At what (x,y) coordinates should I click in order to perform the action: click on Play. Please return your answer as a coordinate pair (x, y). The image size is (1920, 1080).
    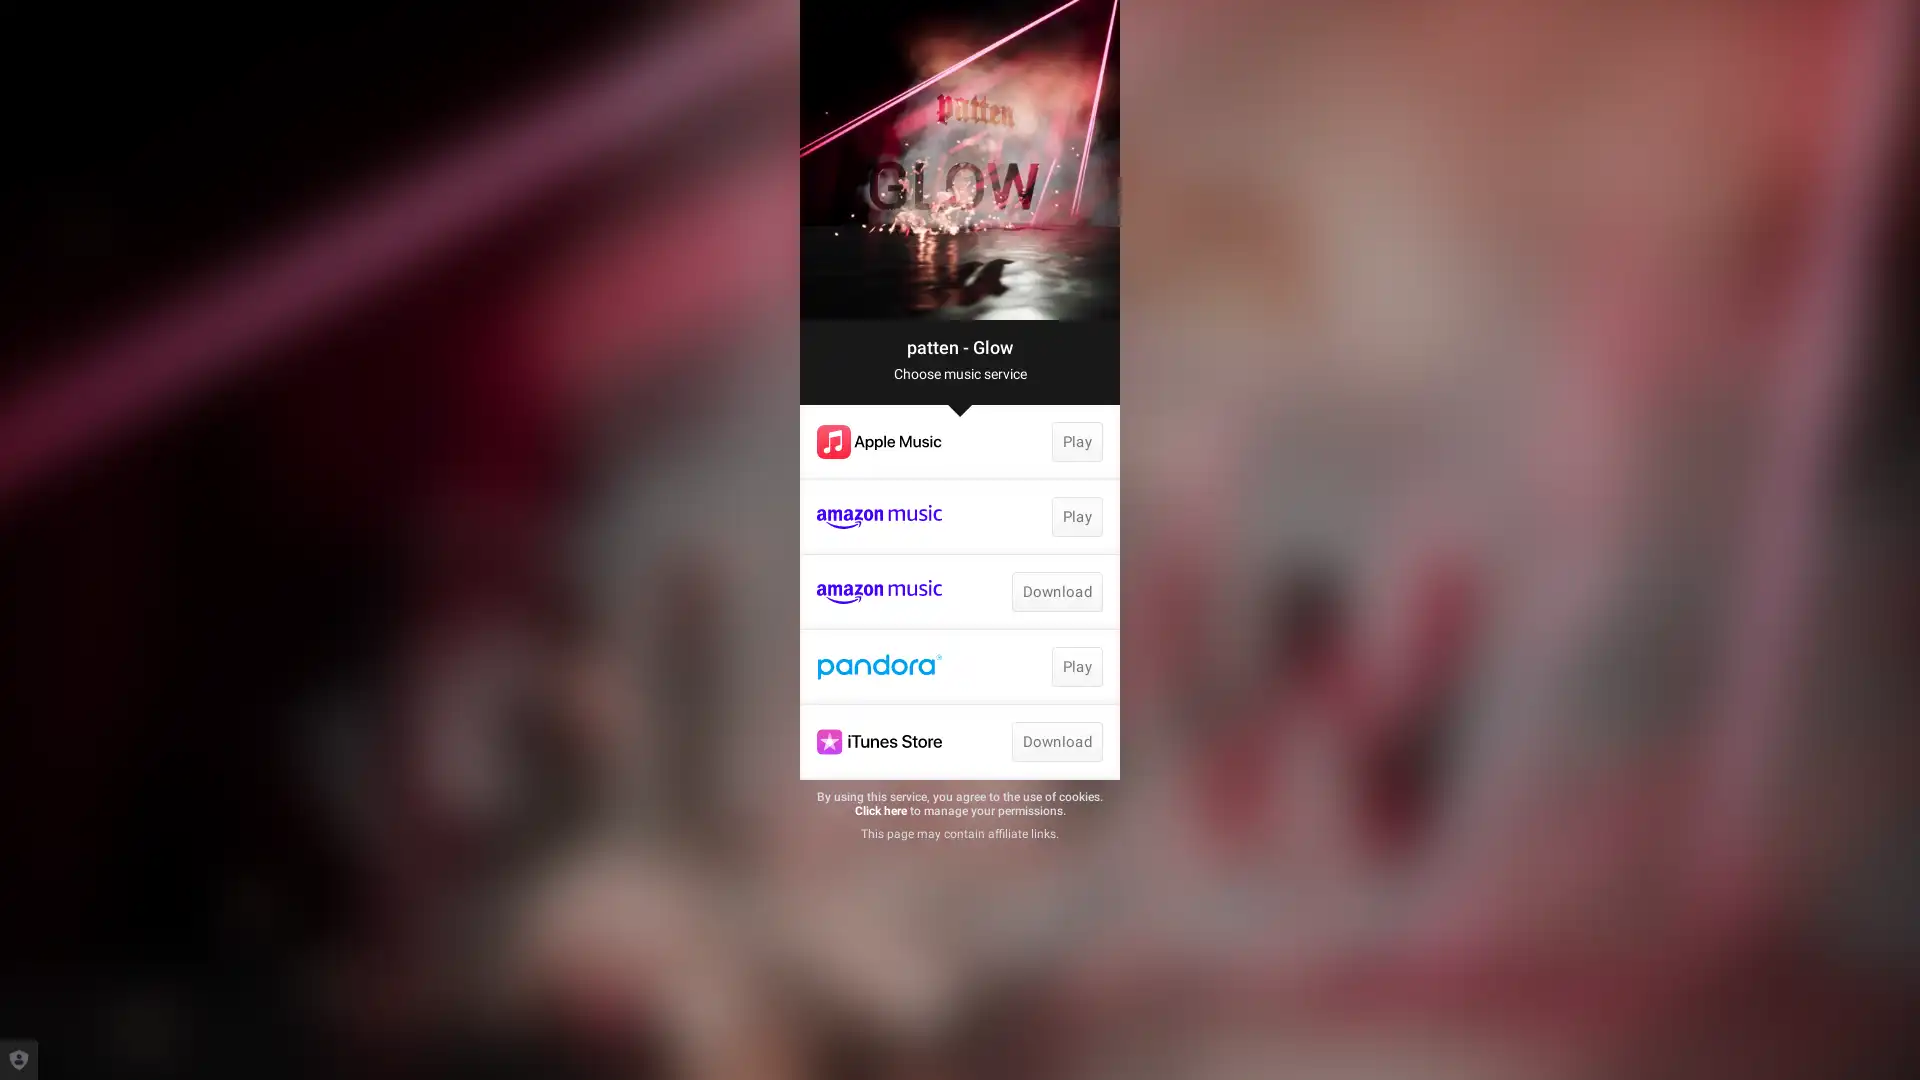
    Looking at the image, I should click on (1075, 441).